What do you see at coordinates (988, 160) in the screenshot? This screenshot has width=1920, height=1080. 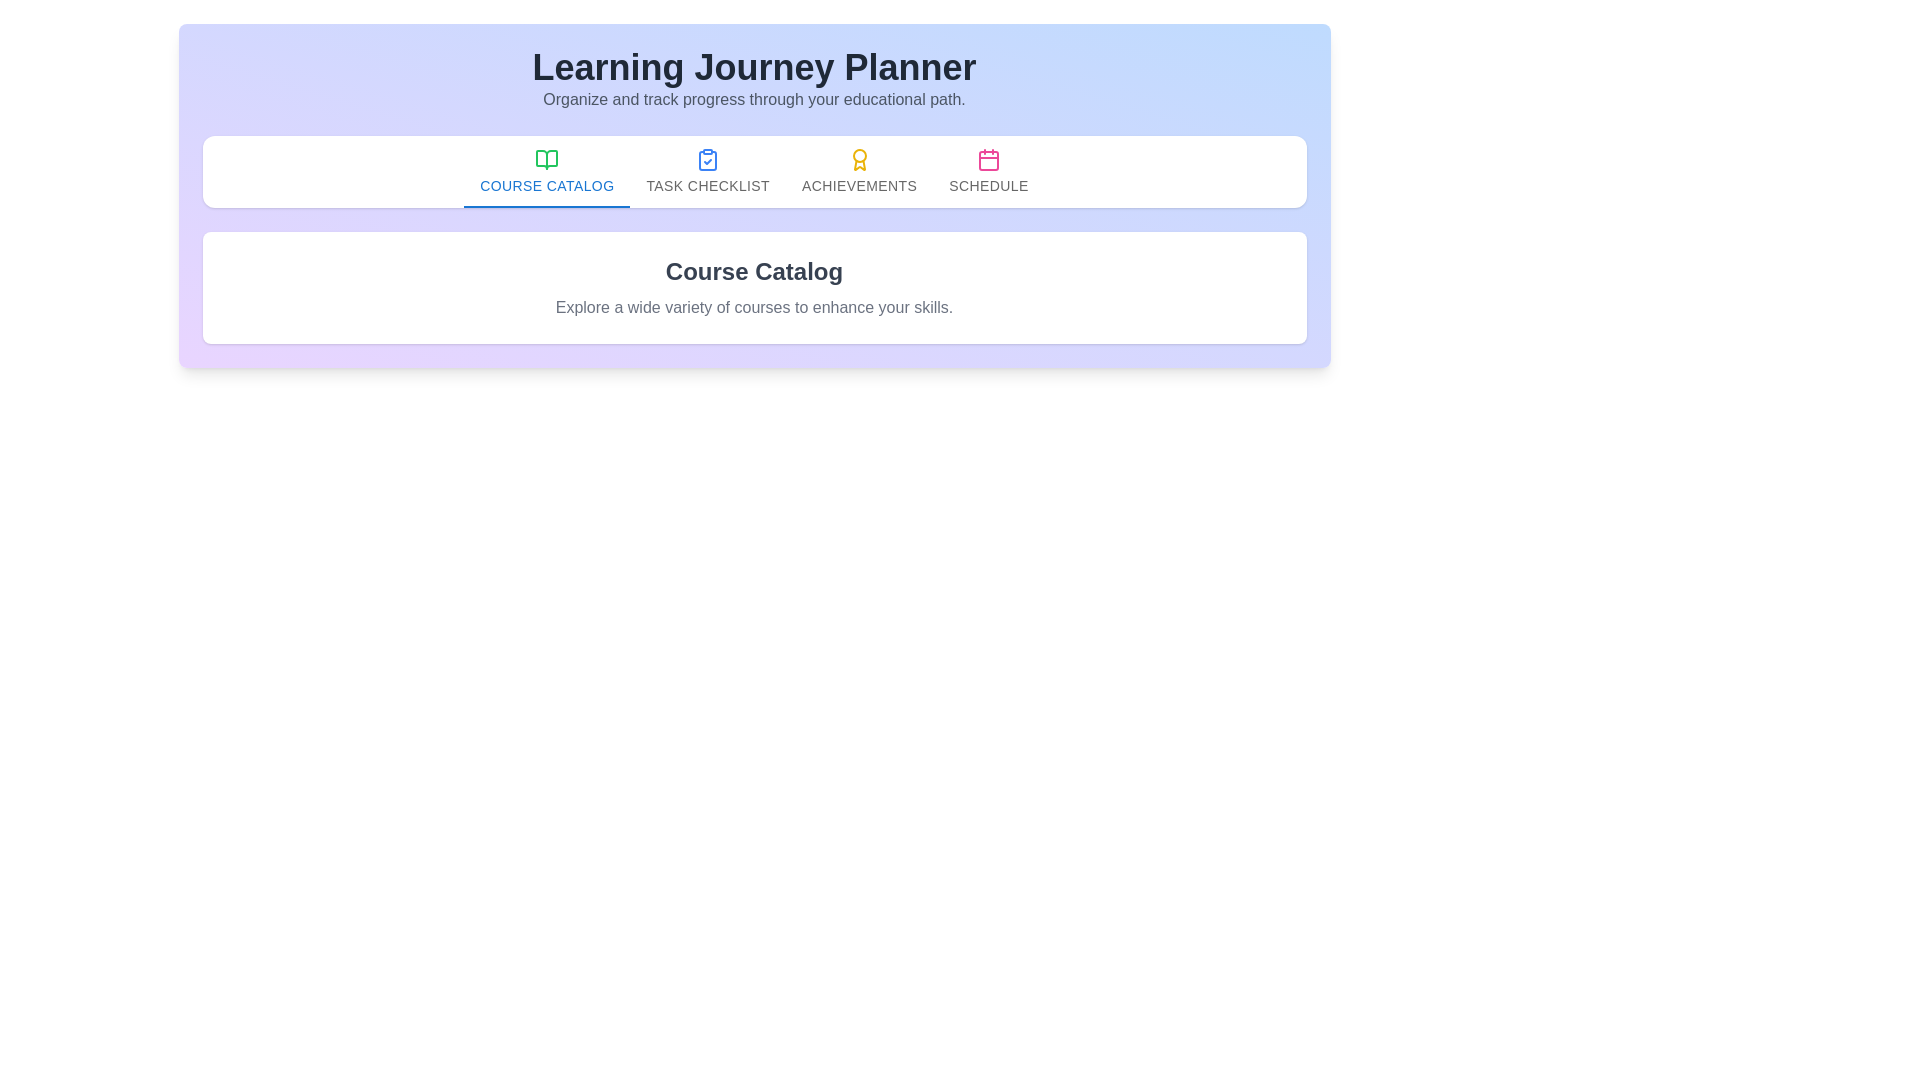 I see `the pink calendar icon labeled 'Schedule' in the horizontal navigation bar` at bounding box center [988, 160].